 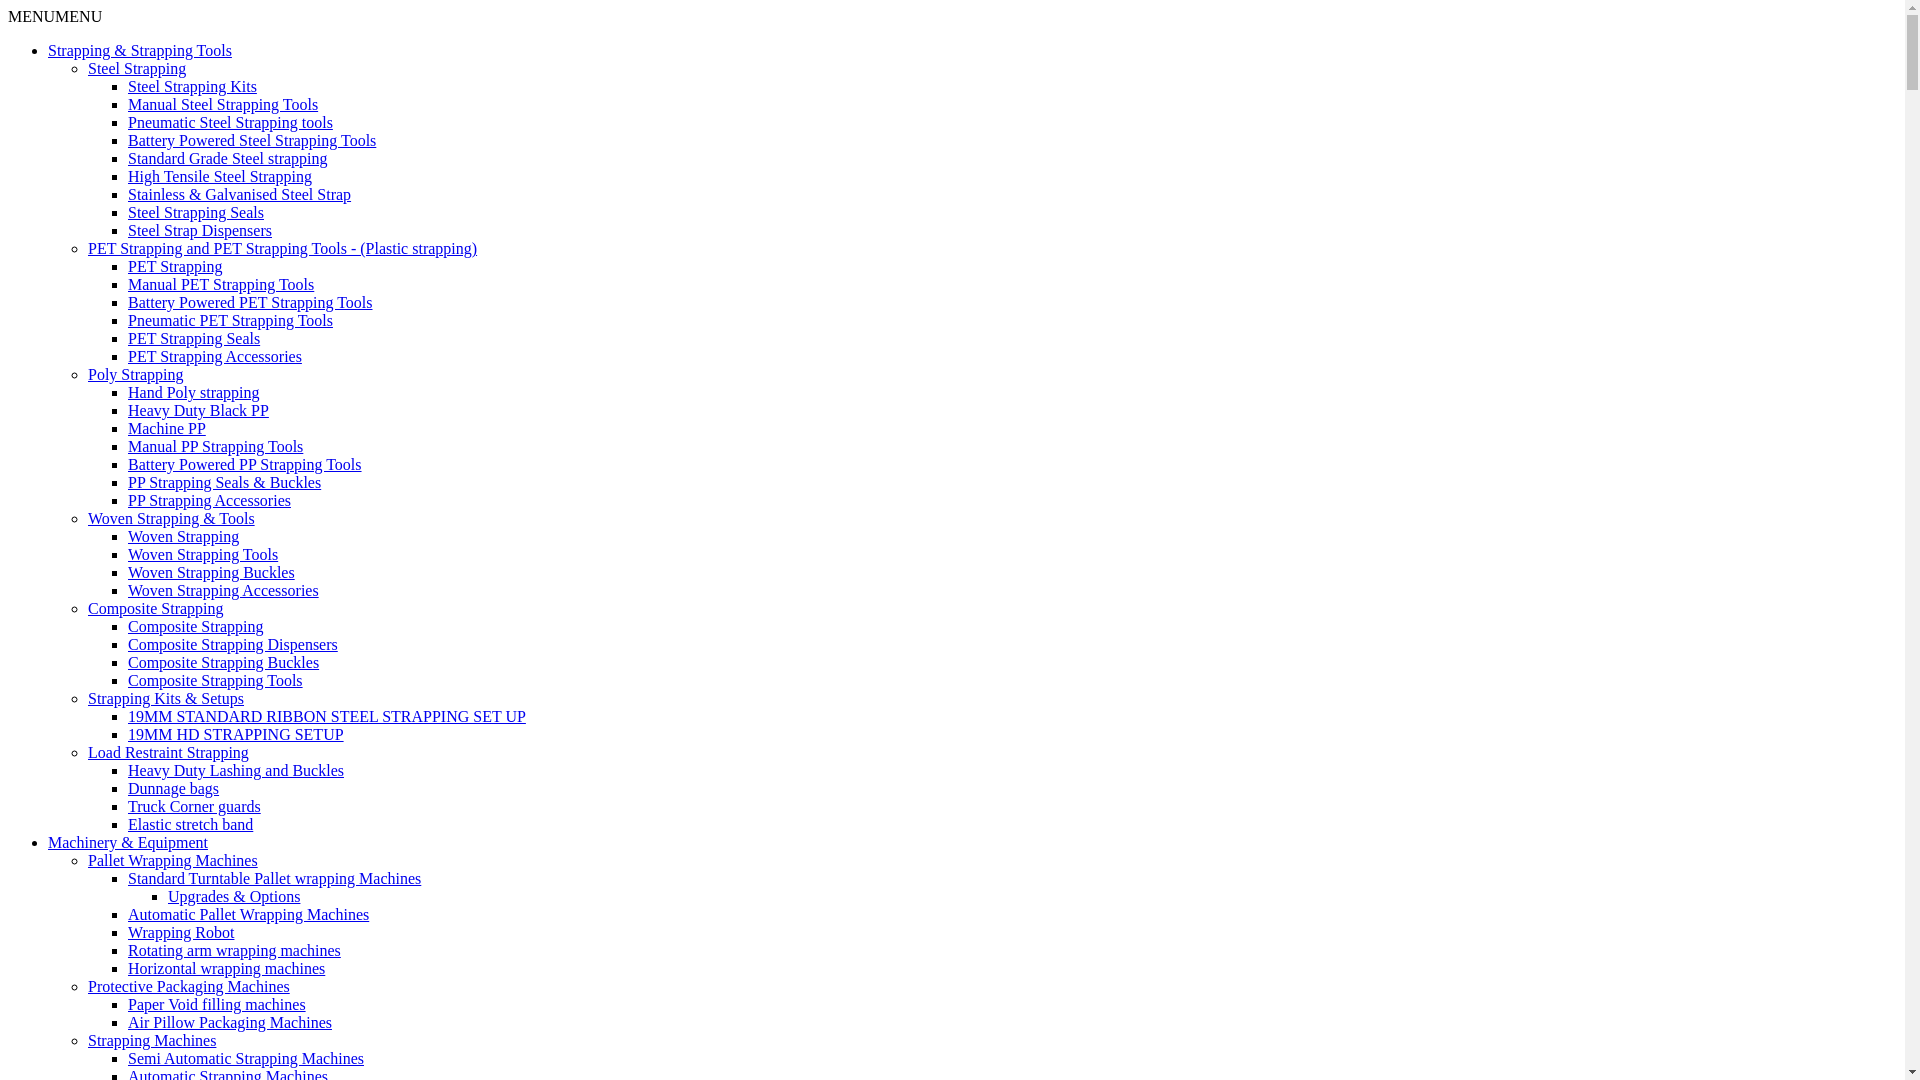 What do you see at coordinates (127, 914) in the screenshot?
I see `'Automatic Pallet Wrapping Machines'` at bounding box center [127, 914].